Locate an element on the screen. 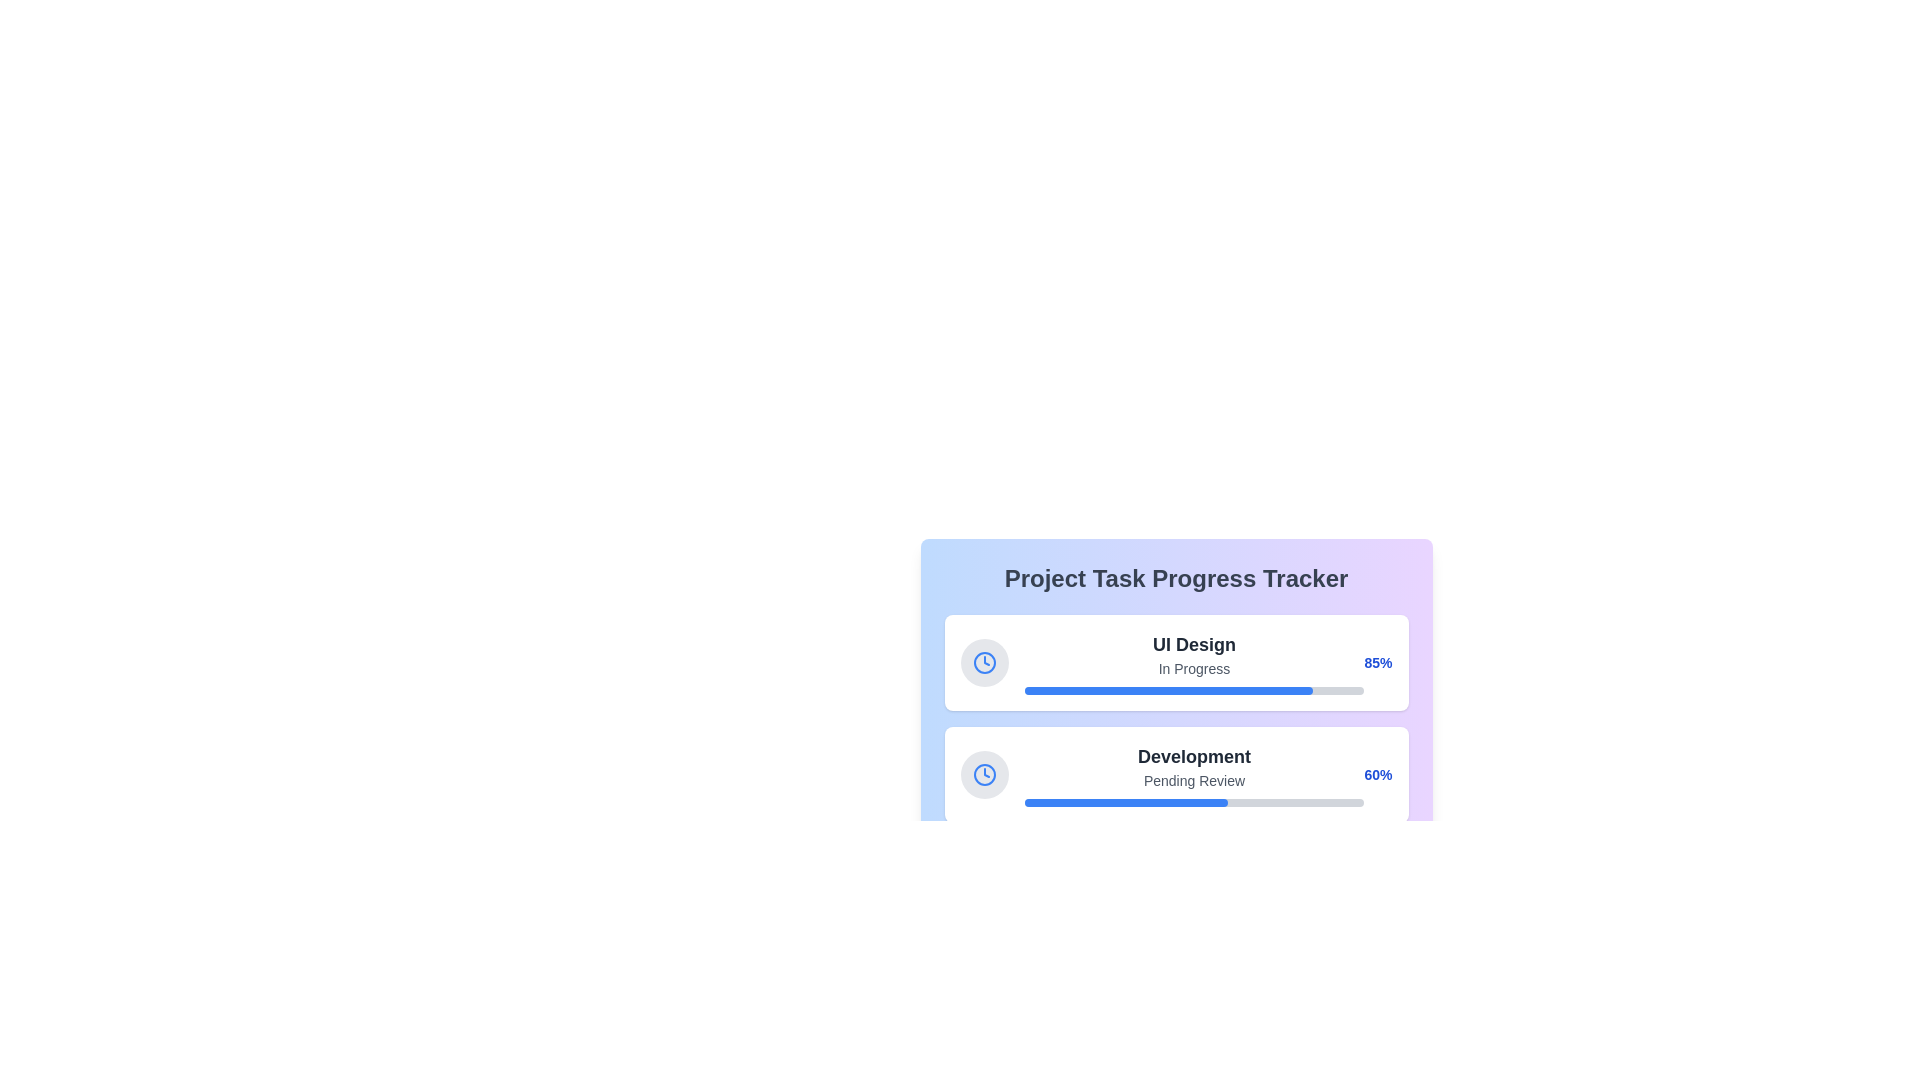 The height and width of the screenshot is (1080, 1920). the text label stating 'Development', which is styled in bold and larger text, located in the second card of the progress tracking items, above the 'Pending Review' status is located at coordinates (1194, 756).